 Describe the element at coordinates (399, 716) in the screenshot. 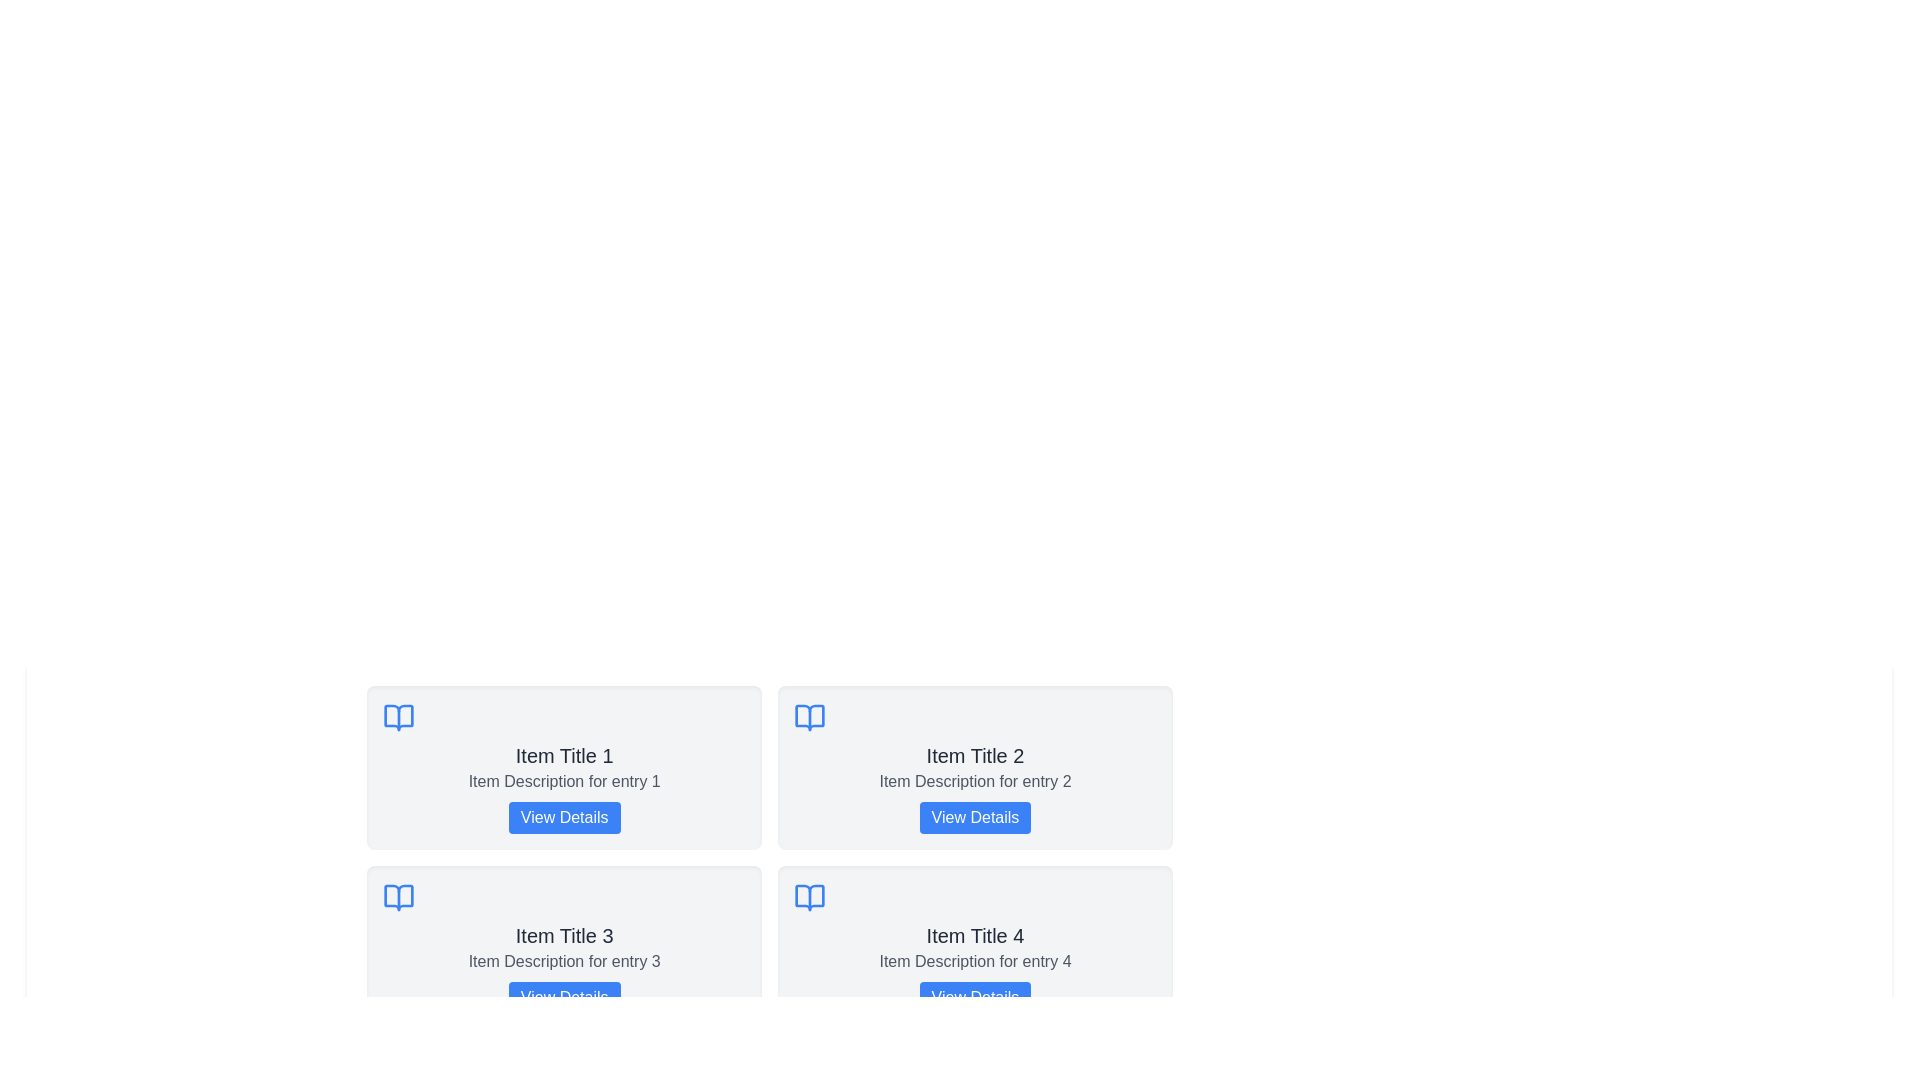

I see `the book-shaped icon with a bright blue color, located above the text 'Item Title 1'` at that location.